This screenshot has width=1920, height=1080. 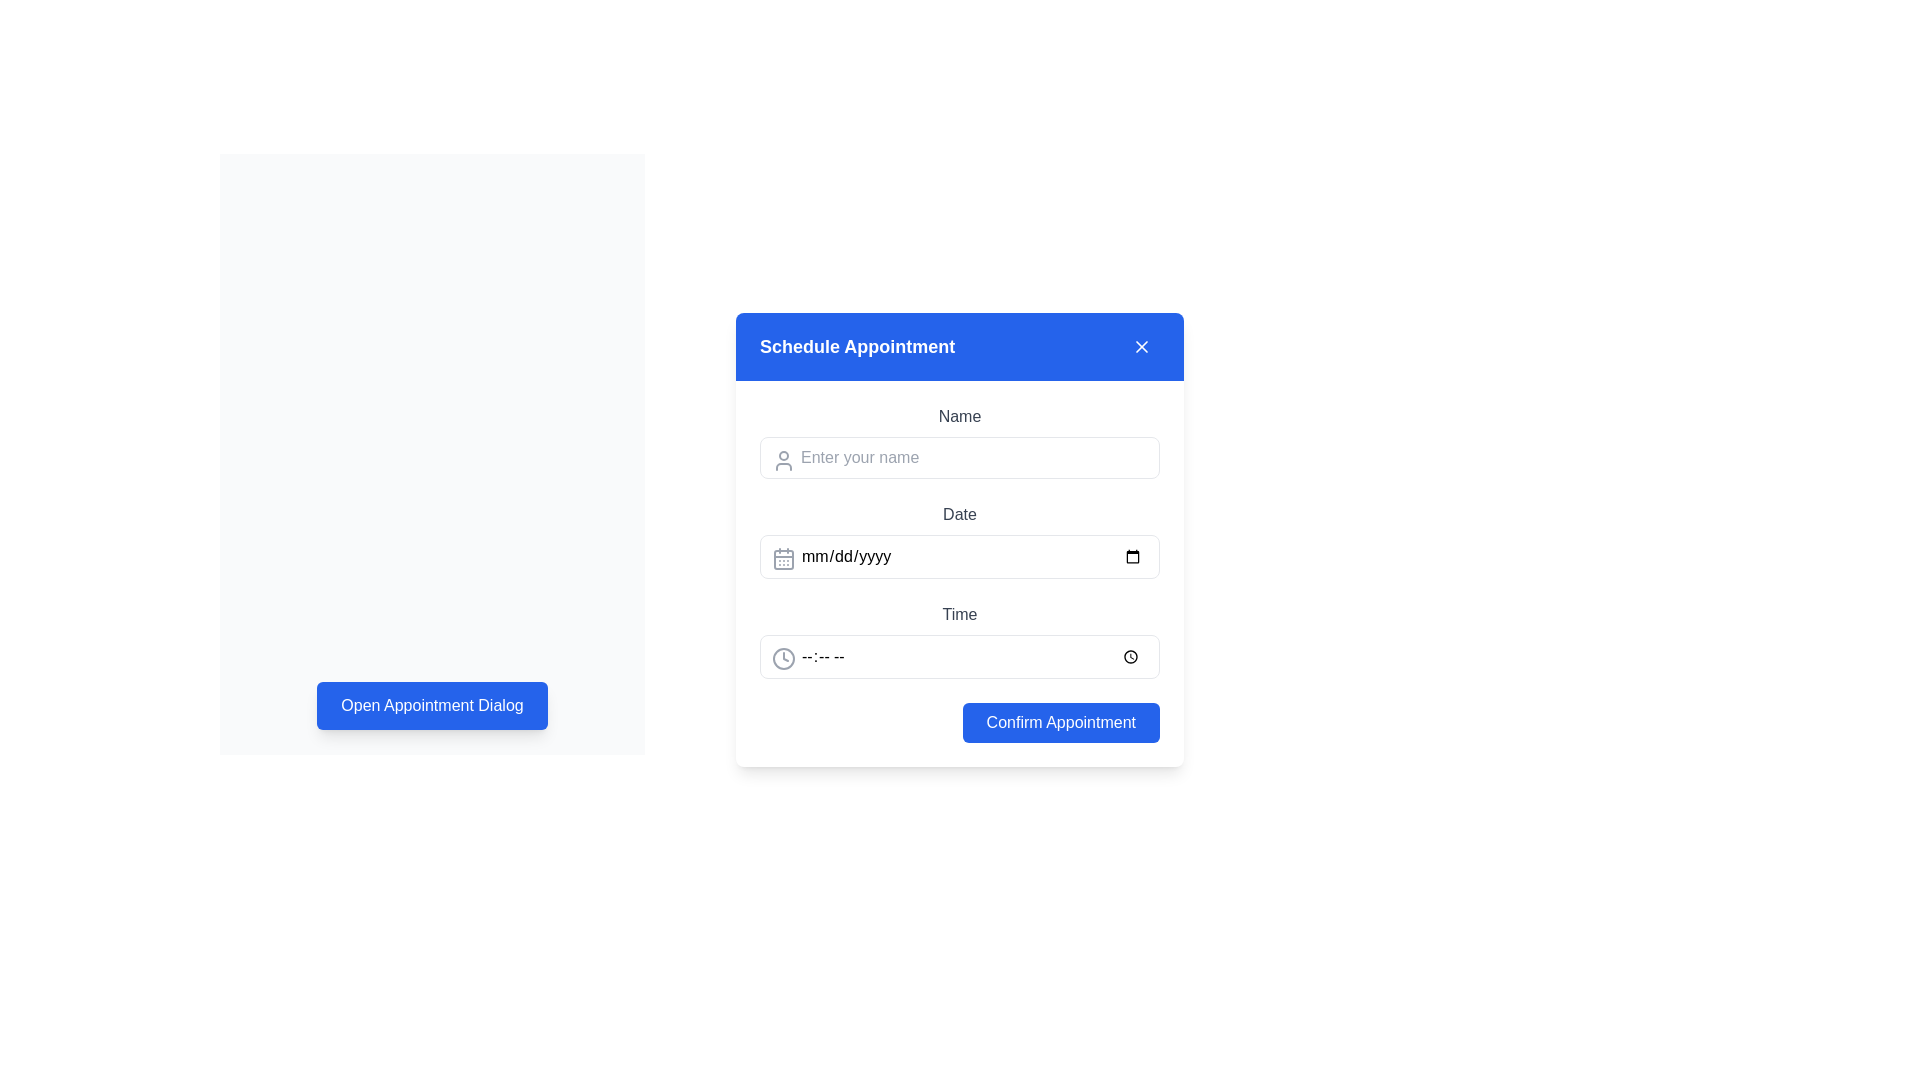 What do you see at coordinates (782, 461) in the screenshot?
I see `the input field for entering the user's name by interacting with the decorative icon located at the left side of the text entry field in the 'Schedule Appointment' dialog box` at bounding box center [782, 461].